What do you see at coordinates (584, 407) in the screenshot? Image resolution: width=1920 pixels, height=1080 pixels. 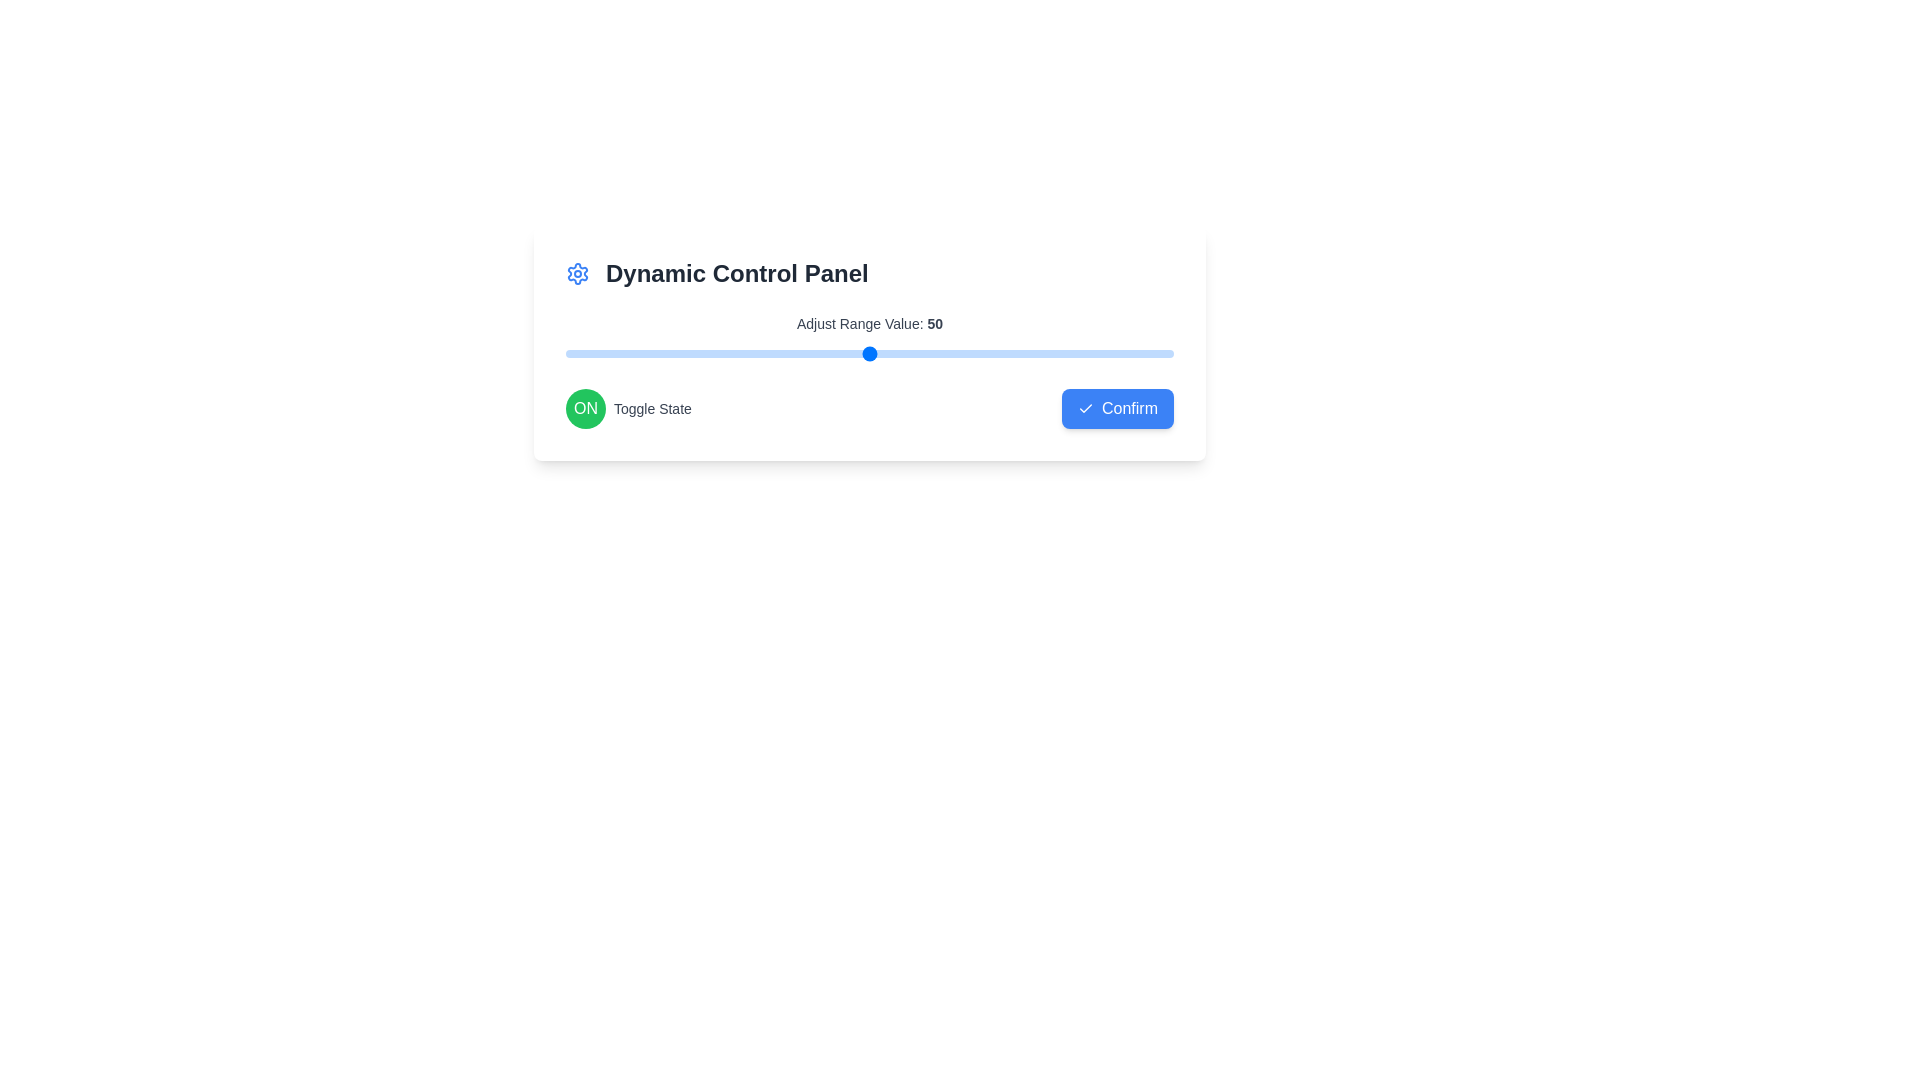 I see `the toggle button located in the lower left portion of the 'Dynamic Control Panel' card` at bounding box center [584, 407].